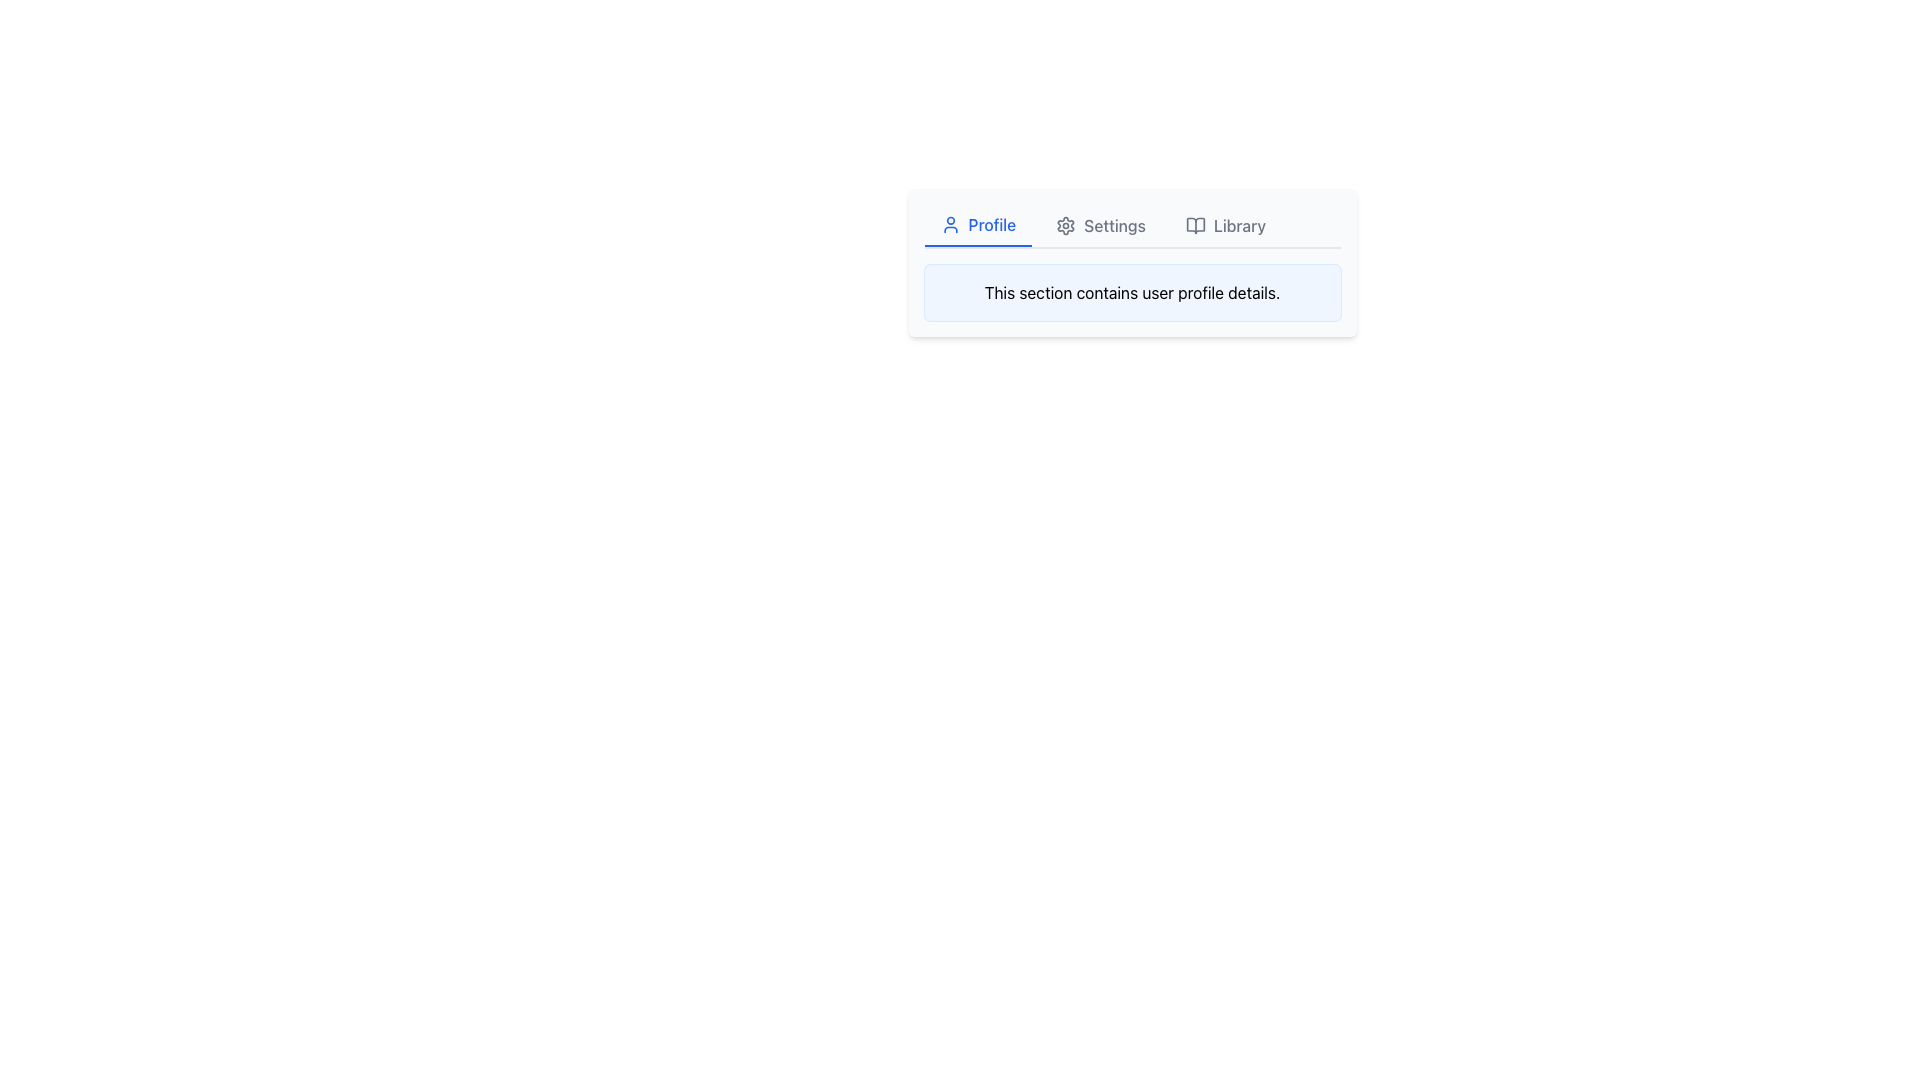 This screenshot has width=1920, height=1080. I want to click on the settings icon located in the menu bar adjacent to the 'Profile' tab and 'Library' tab, so click(1065, 225).